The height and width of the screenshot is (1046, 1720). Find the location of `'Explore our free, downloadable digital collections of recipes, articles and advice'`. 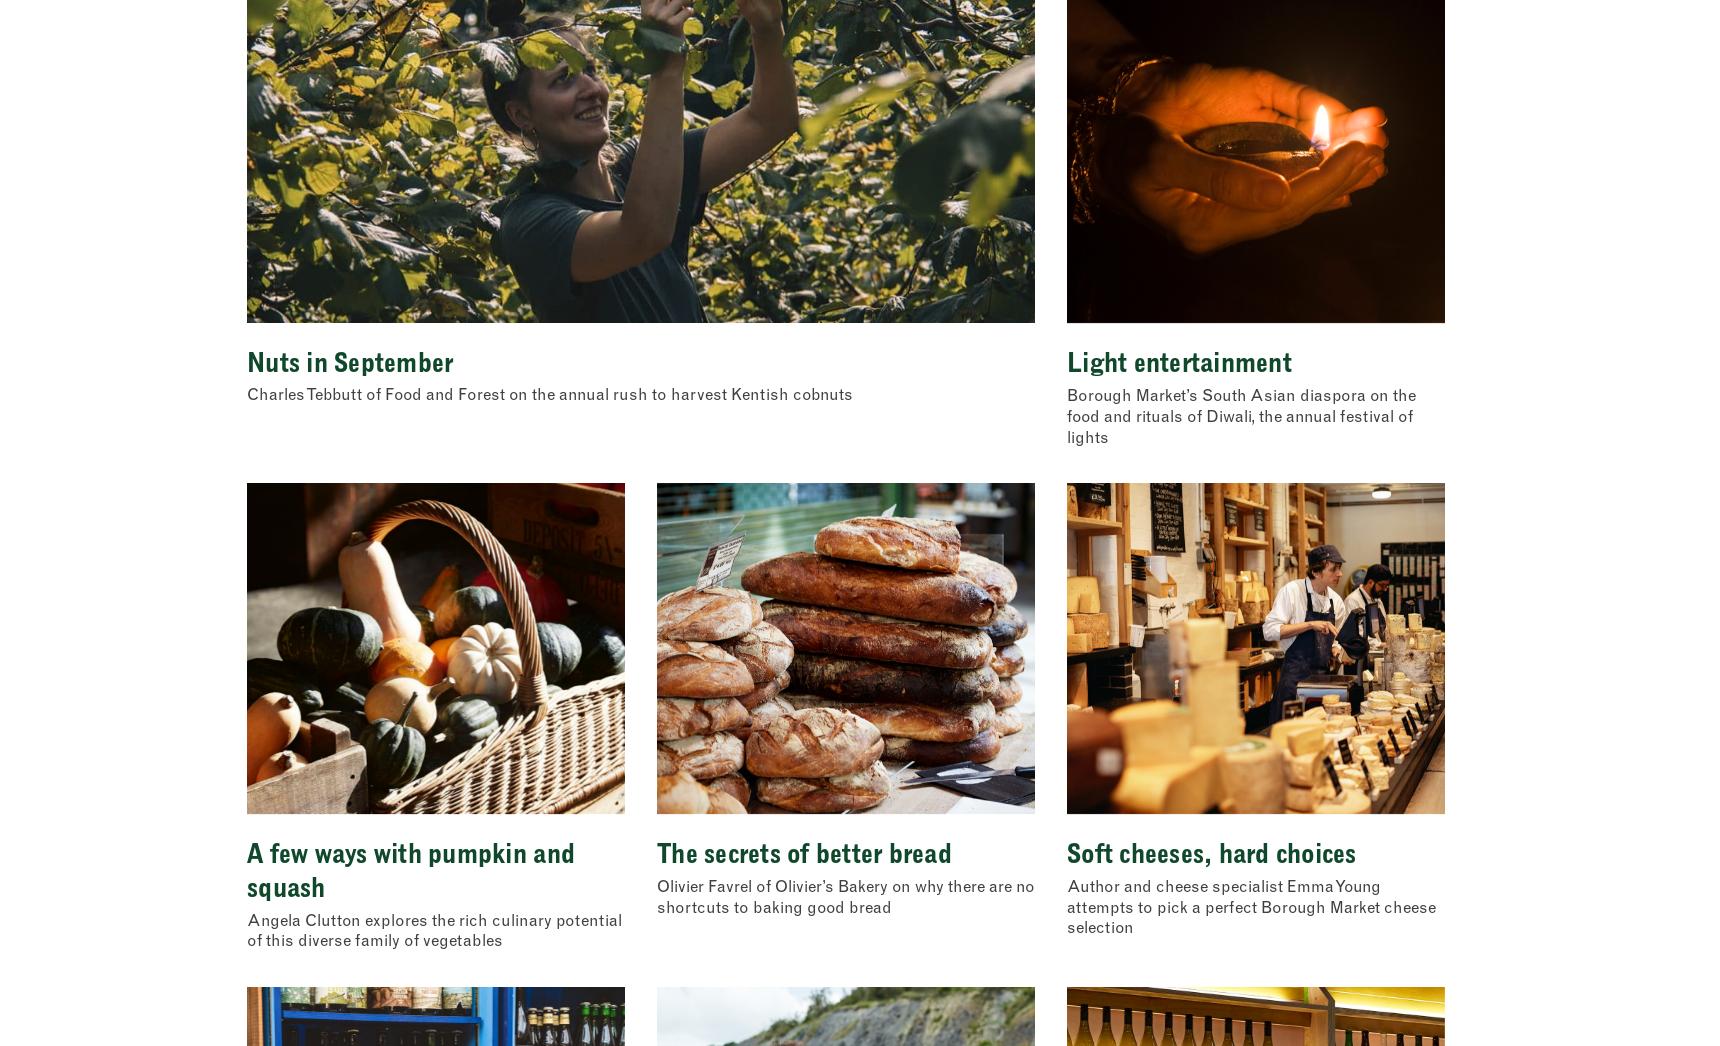

'Explore our free, downloadable digital collections of recipes, articles and advice' is located at coordinates (430, 294).